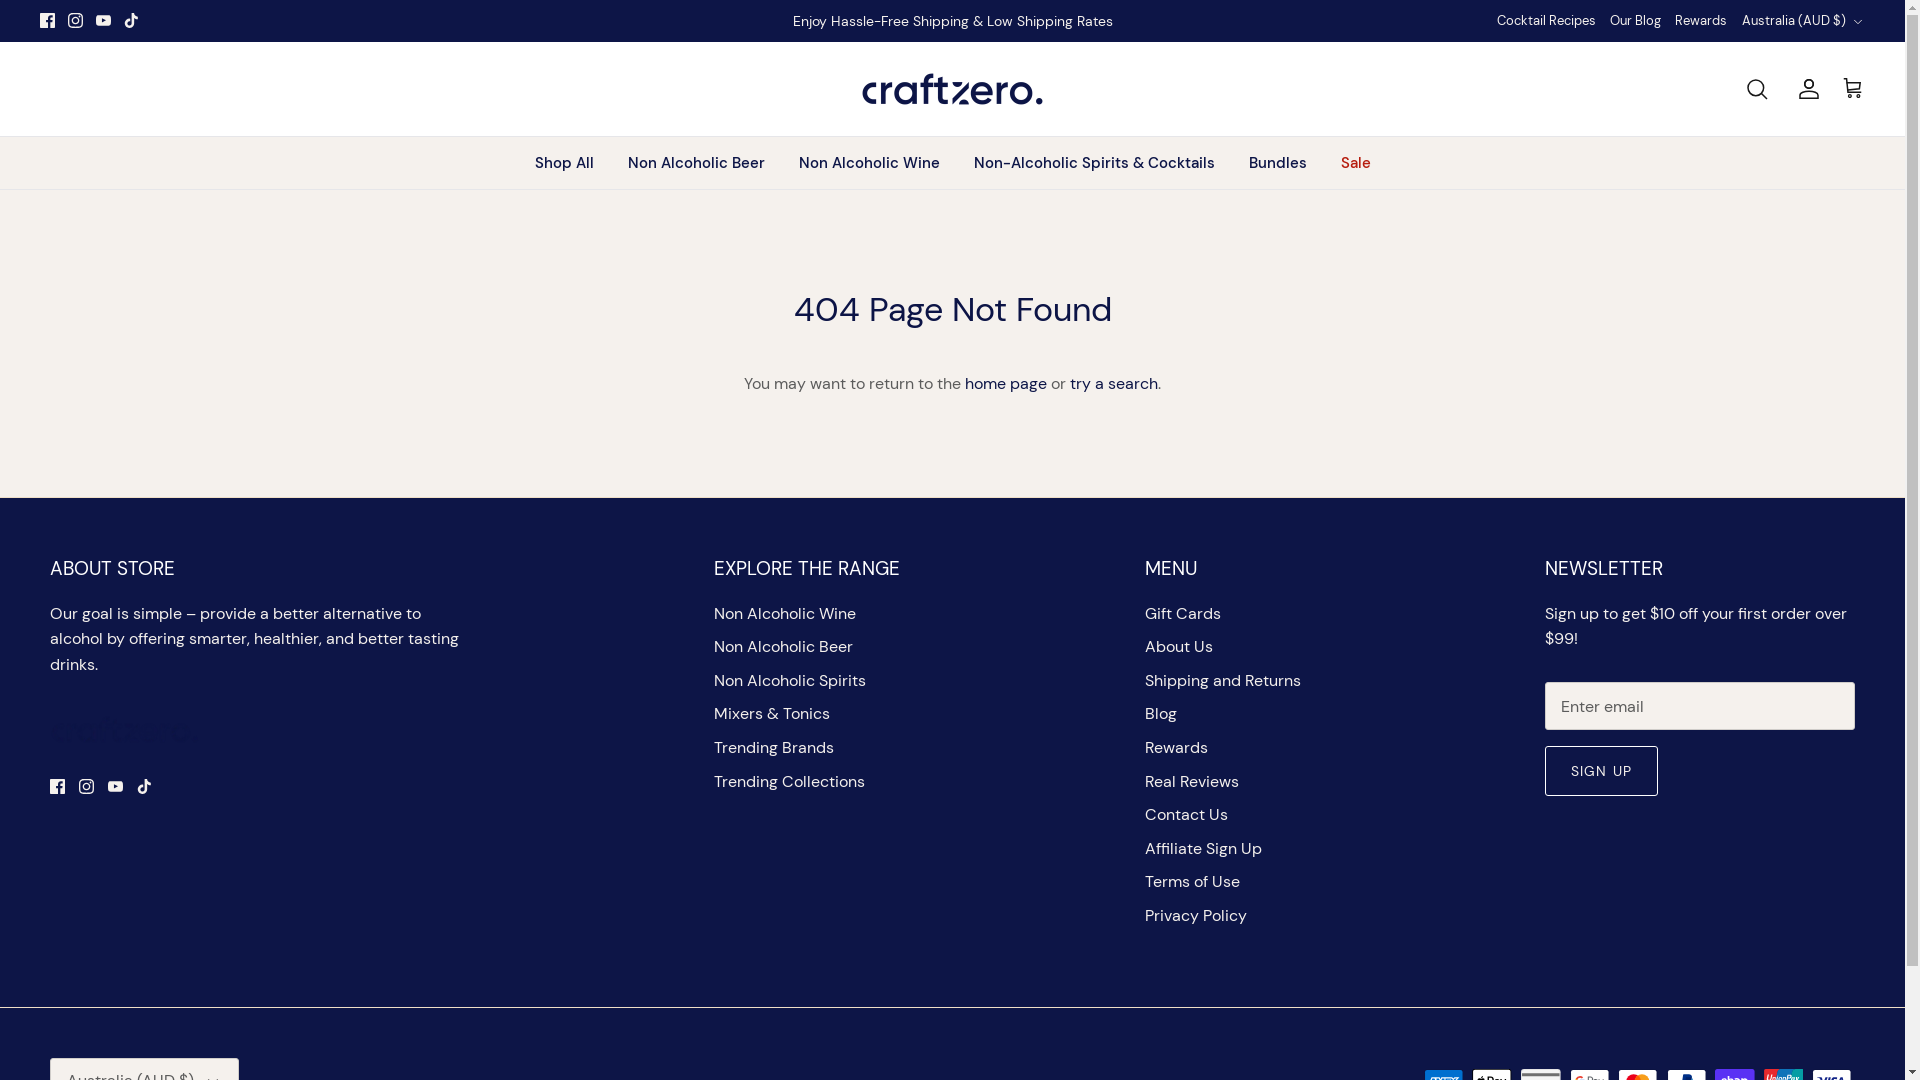 The image size is (1920, 1080). Describe the element at coordinates (1006, 383) in the screenshot. I see `'home page'` at that location.